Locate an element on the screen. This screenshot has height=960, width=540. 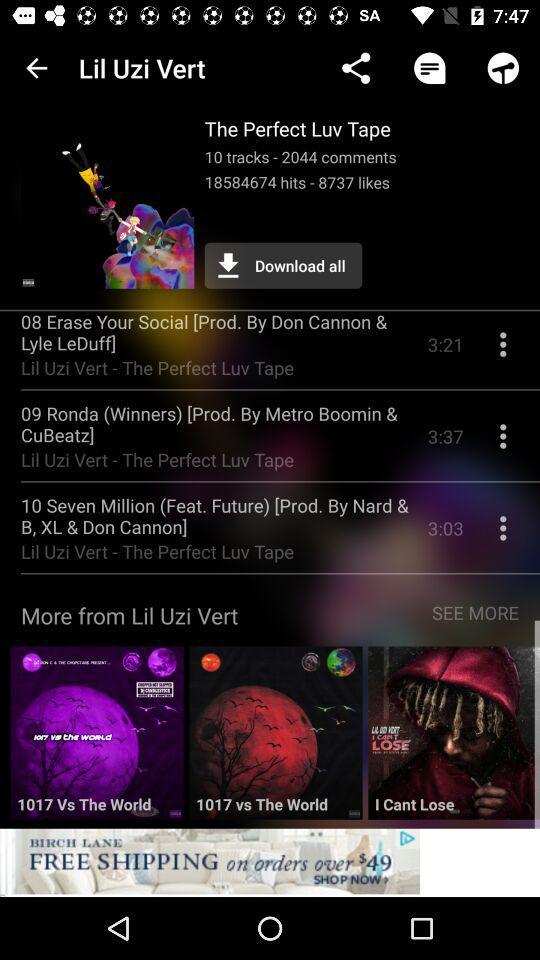
album cover is located at coordinates (274, 739).